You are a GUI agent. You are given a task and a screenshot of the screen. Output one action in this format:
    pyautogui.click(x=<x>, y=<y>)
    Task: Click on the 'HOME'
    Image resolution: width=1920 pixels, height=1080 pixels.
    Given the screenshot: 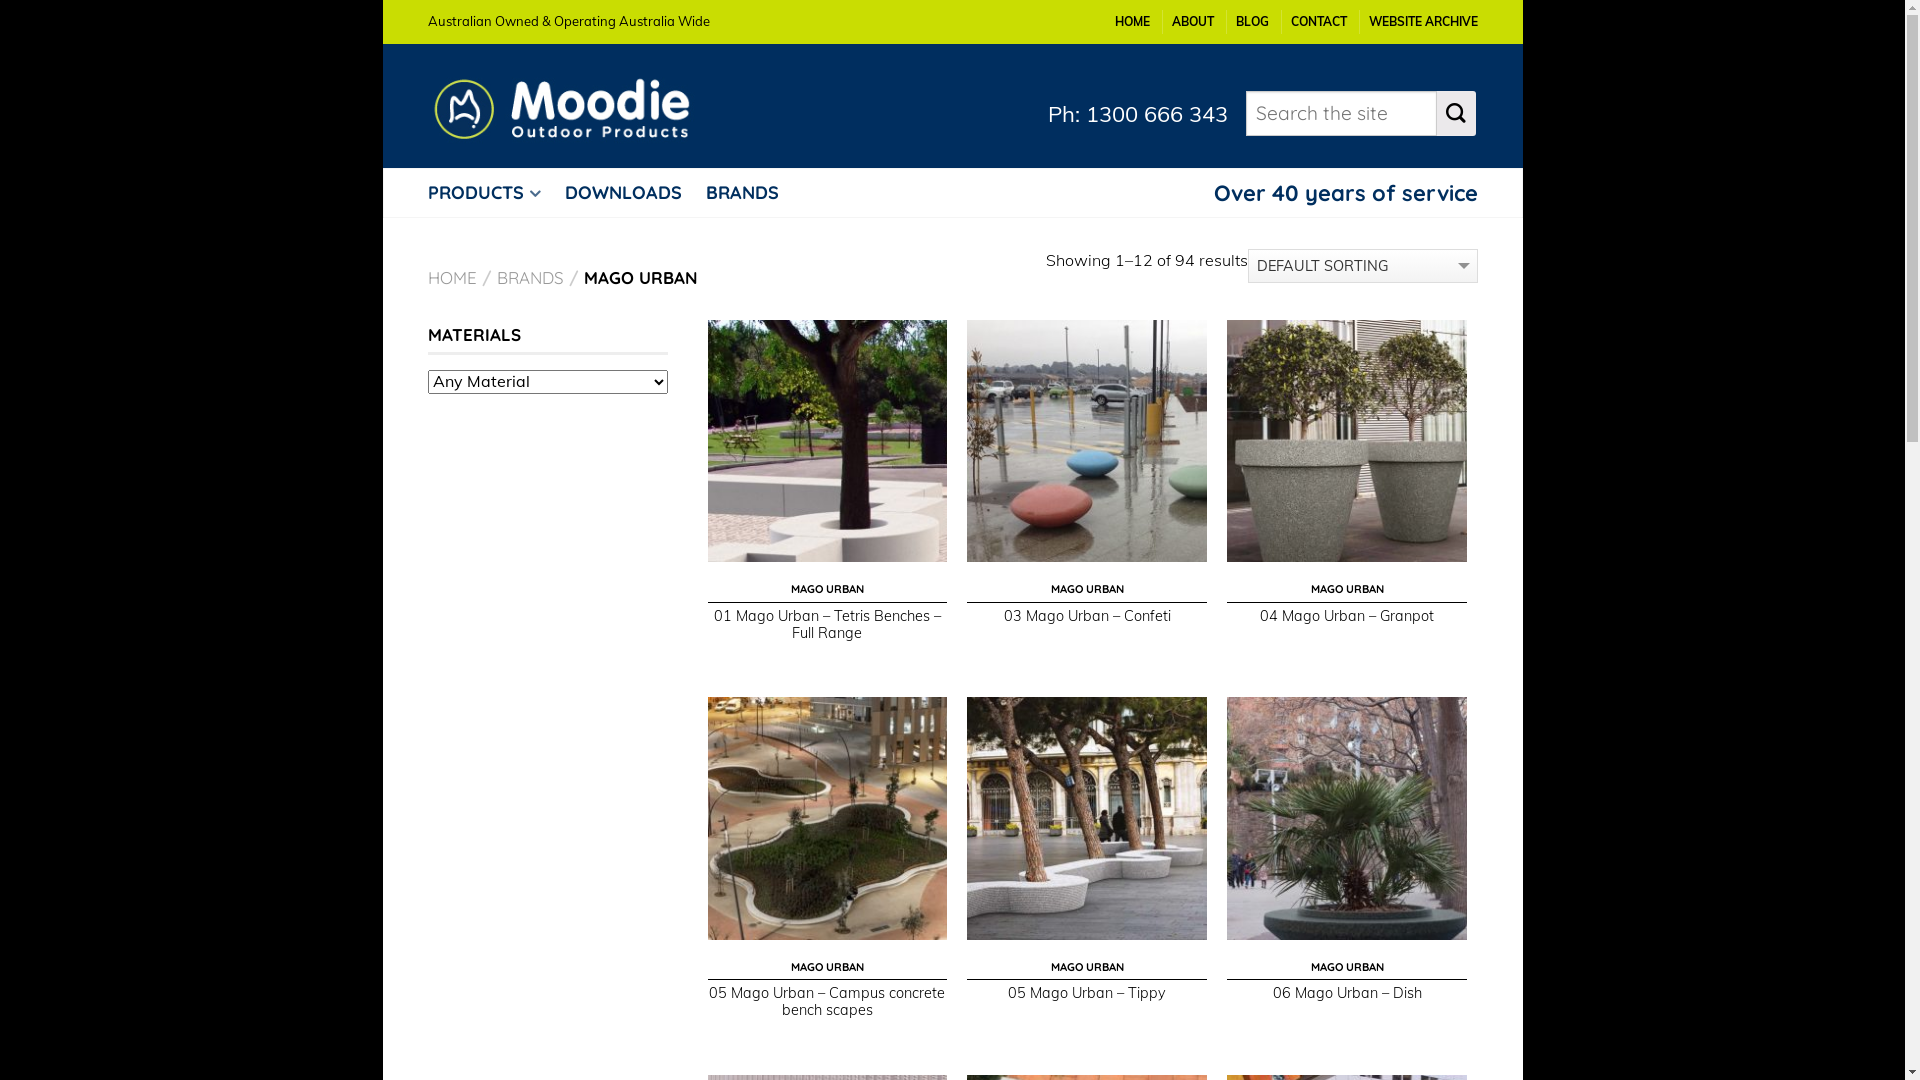 What is the action you would take?
    pyautogui.click(x=426, y=277)
    